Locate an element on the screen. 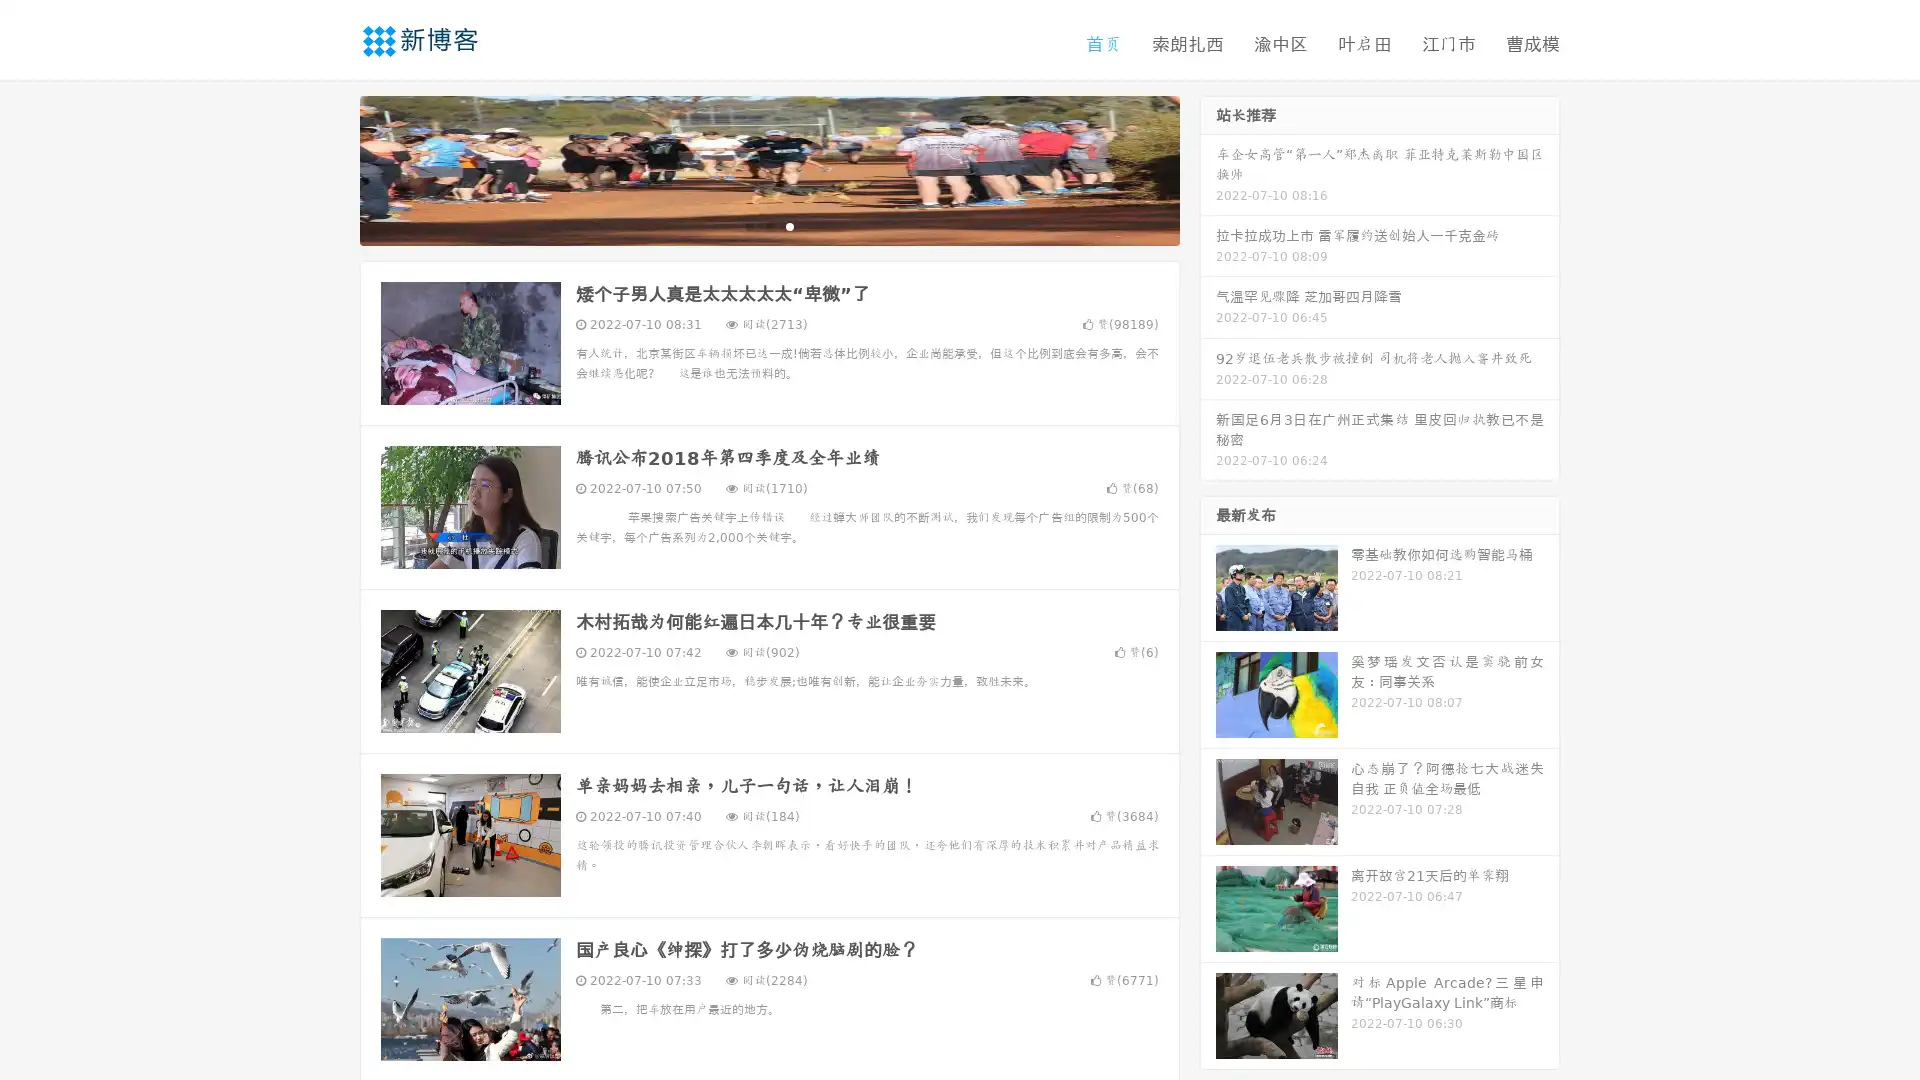 The width and height of the screenshot is (1920, 1080). Go to slide 3 is located at coordinates (789, 225).